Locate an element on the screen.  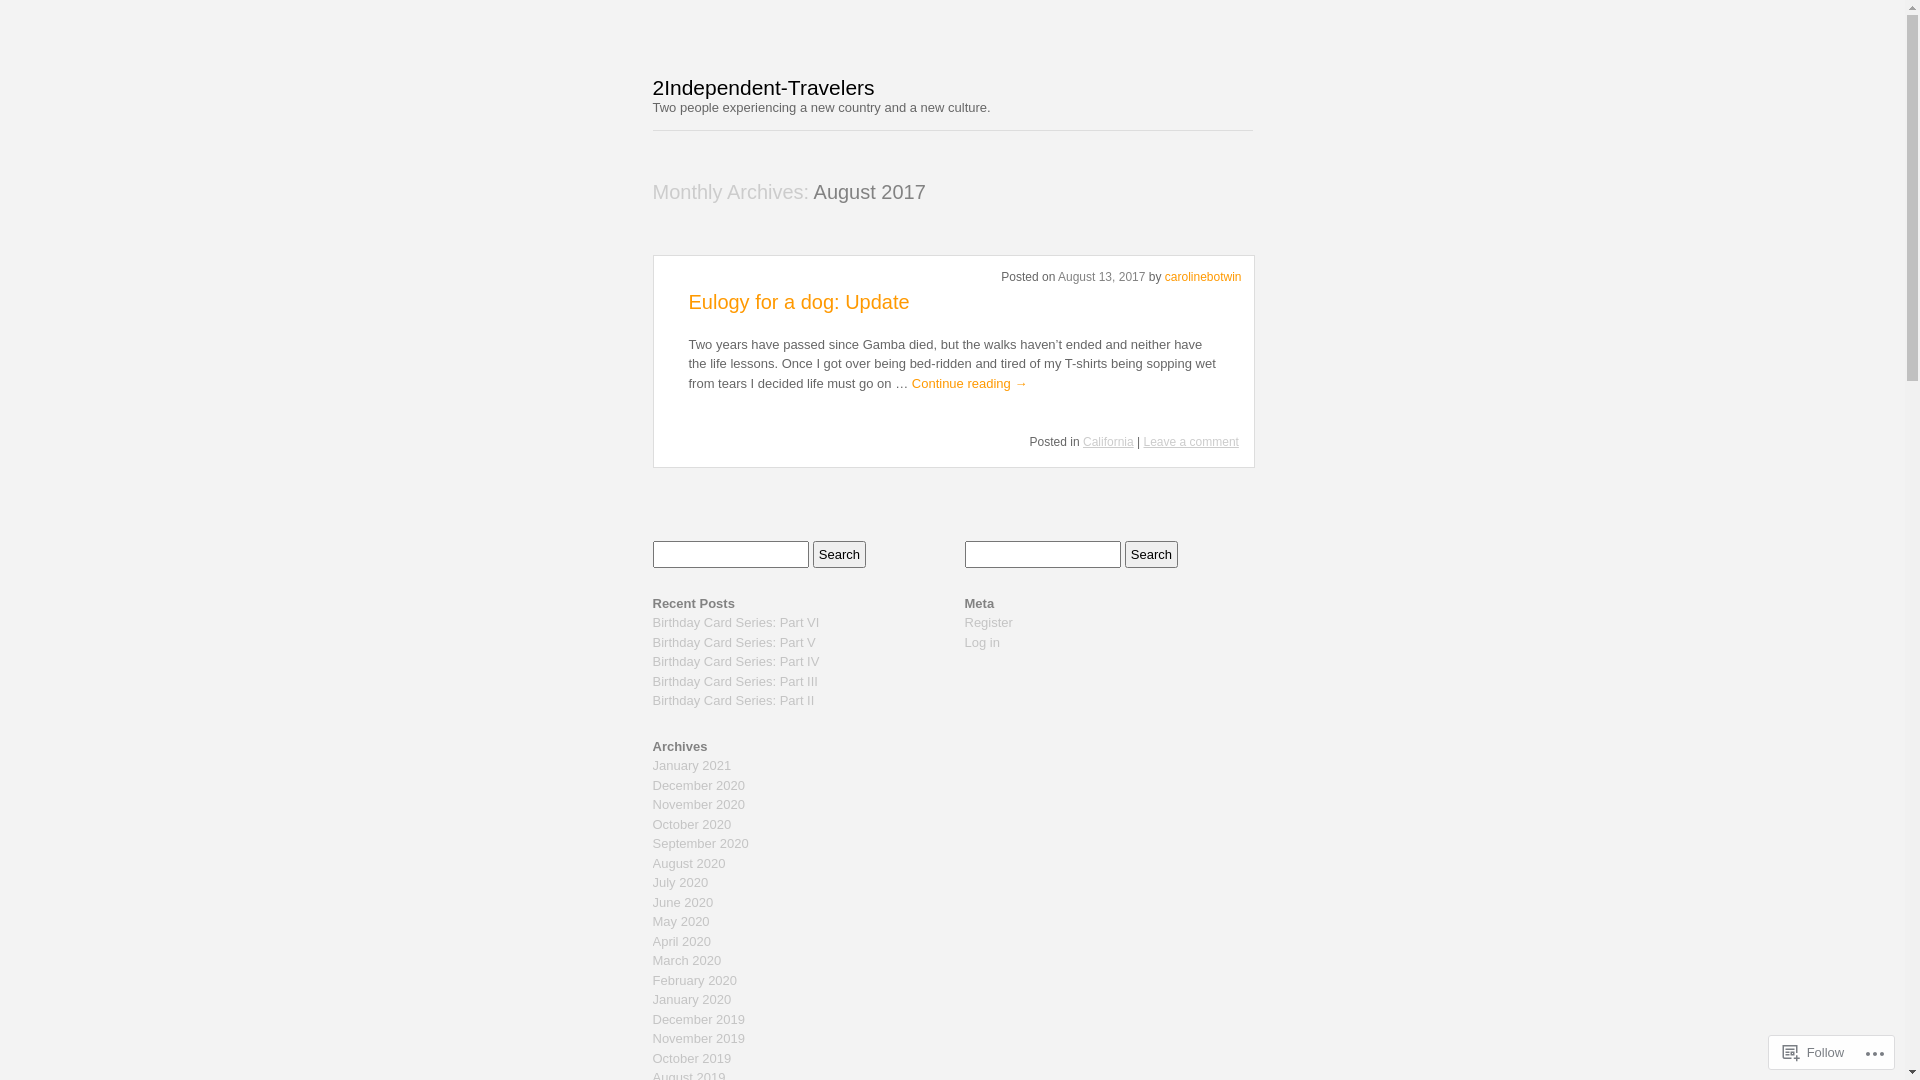
'September 2020' is located at coordinates (700, 843).